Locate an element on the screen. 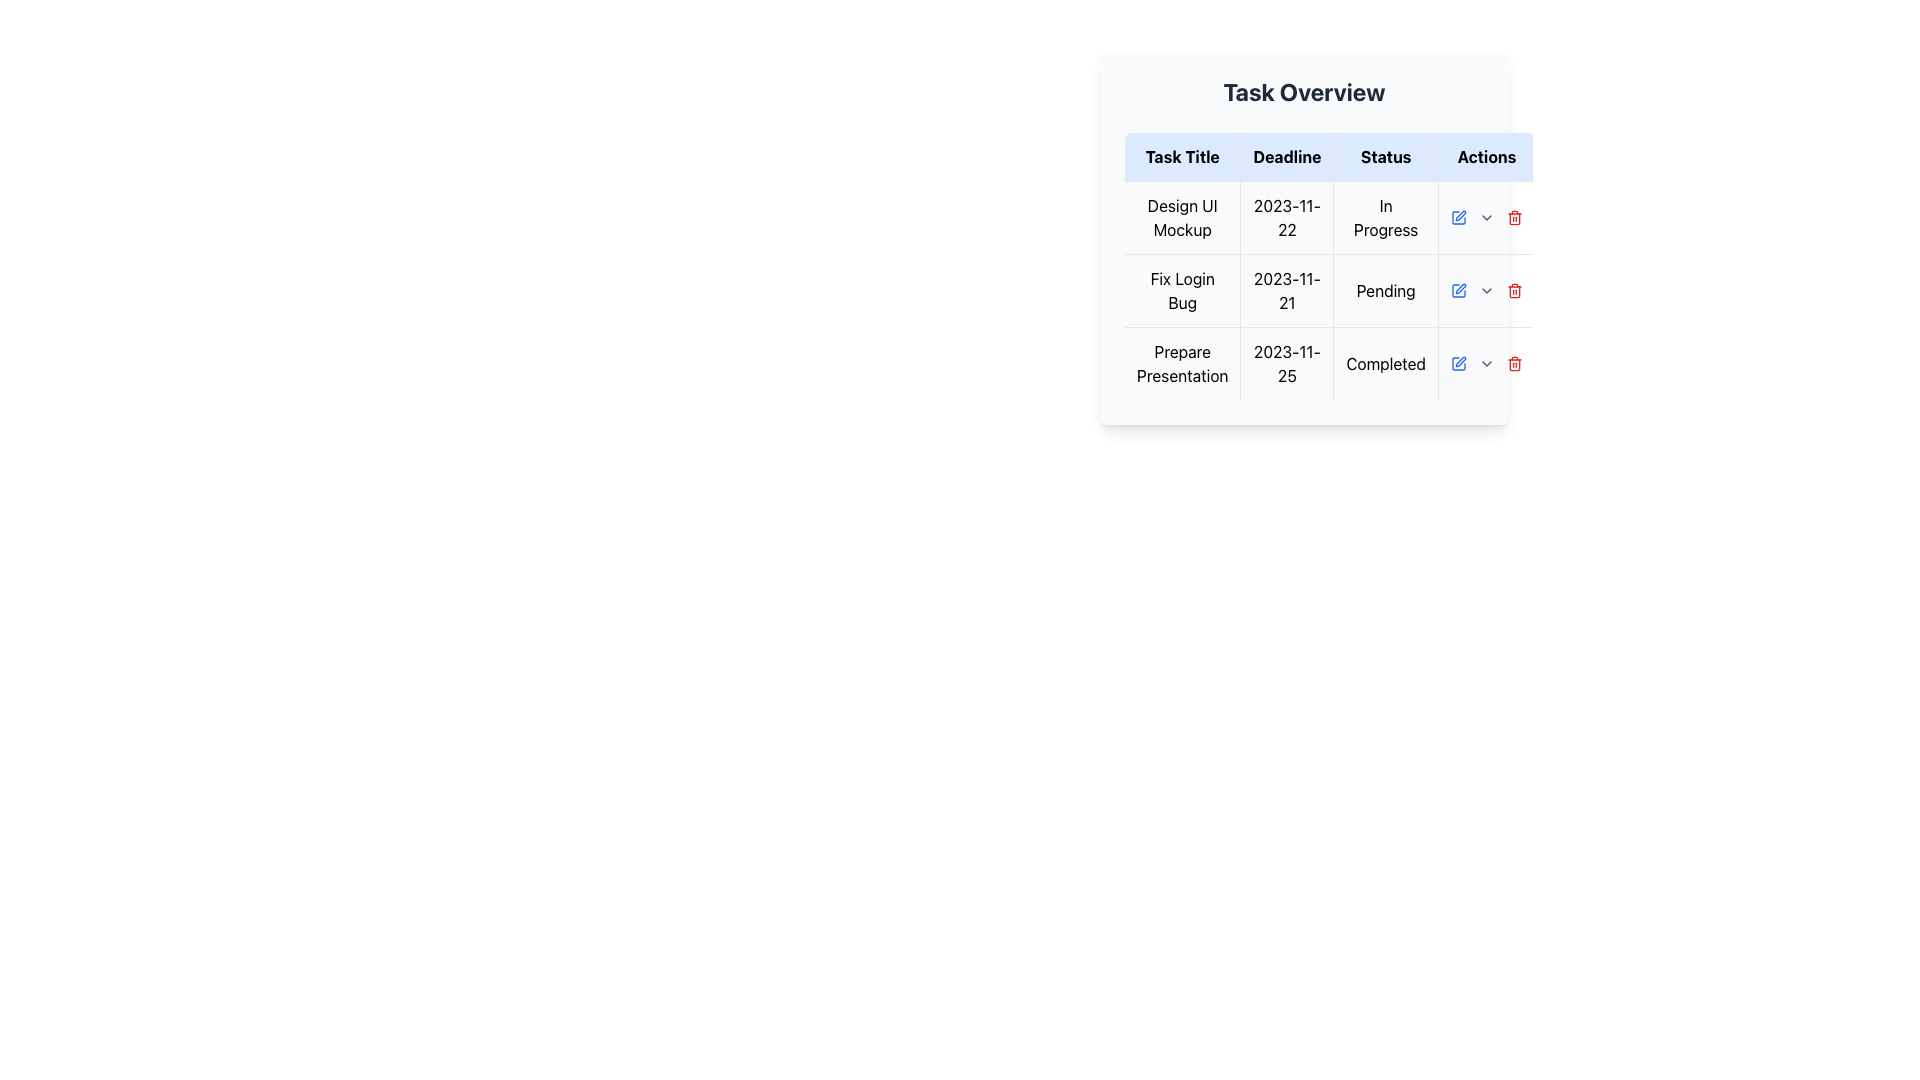 This screenshot has width=1920, height=1080. the small downward-facing chevron icon located in the Actions column of the second row under the 'Task Overview' title is located at coordinates (1487, 290).